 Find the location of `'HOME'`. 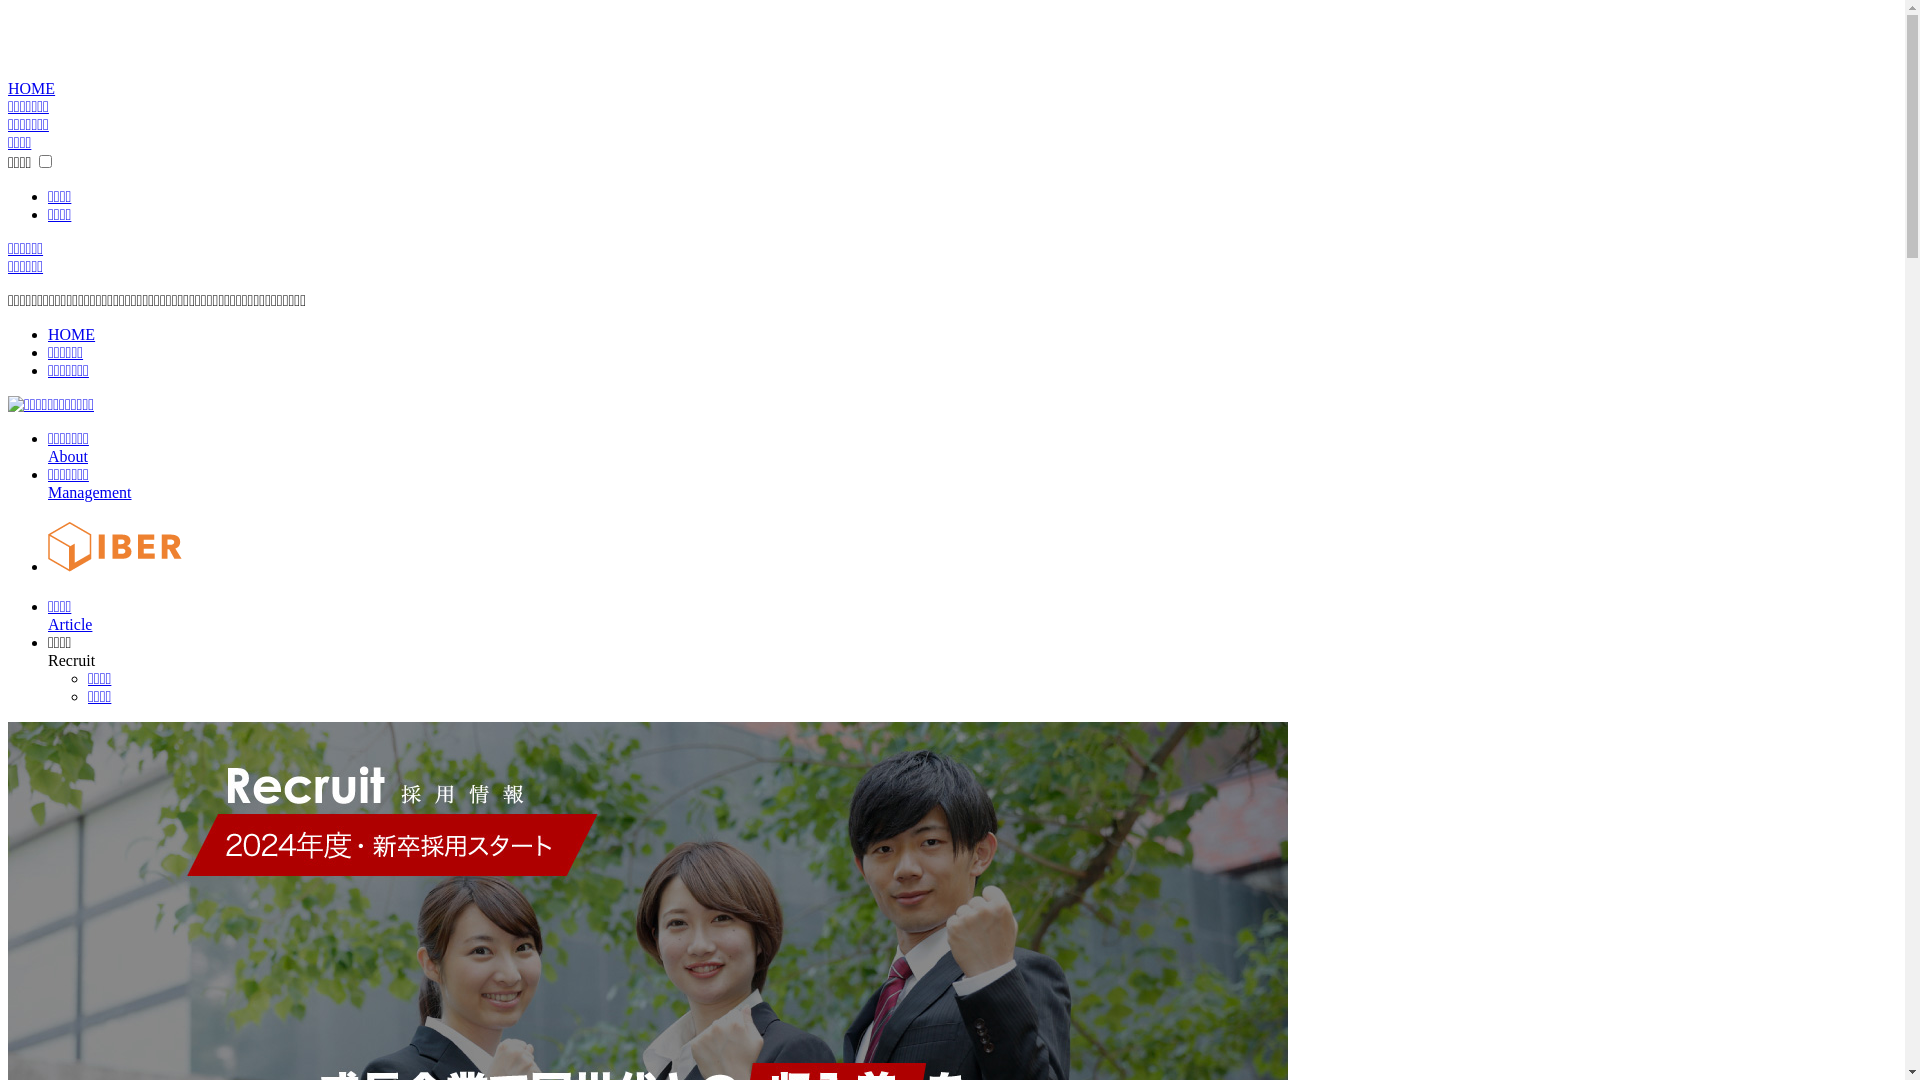

'HOME' is located at coordinates (31, 87).